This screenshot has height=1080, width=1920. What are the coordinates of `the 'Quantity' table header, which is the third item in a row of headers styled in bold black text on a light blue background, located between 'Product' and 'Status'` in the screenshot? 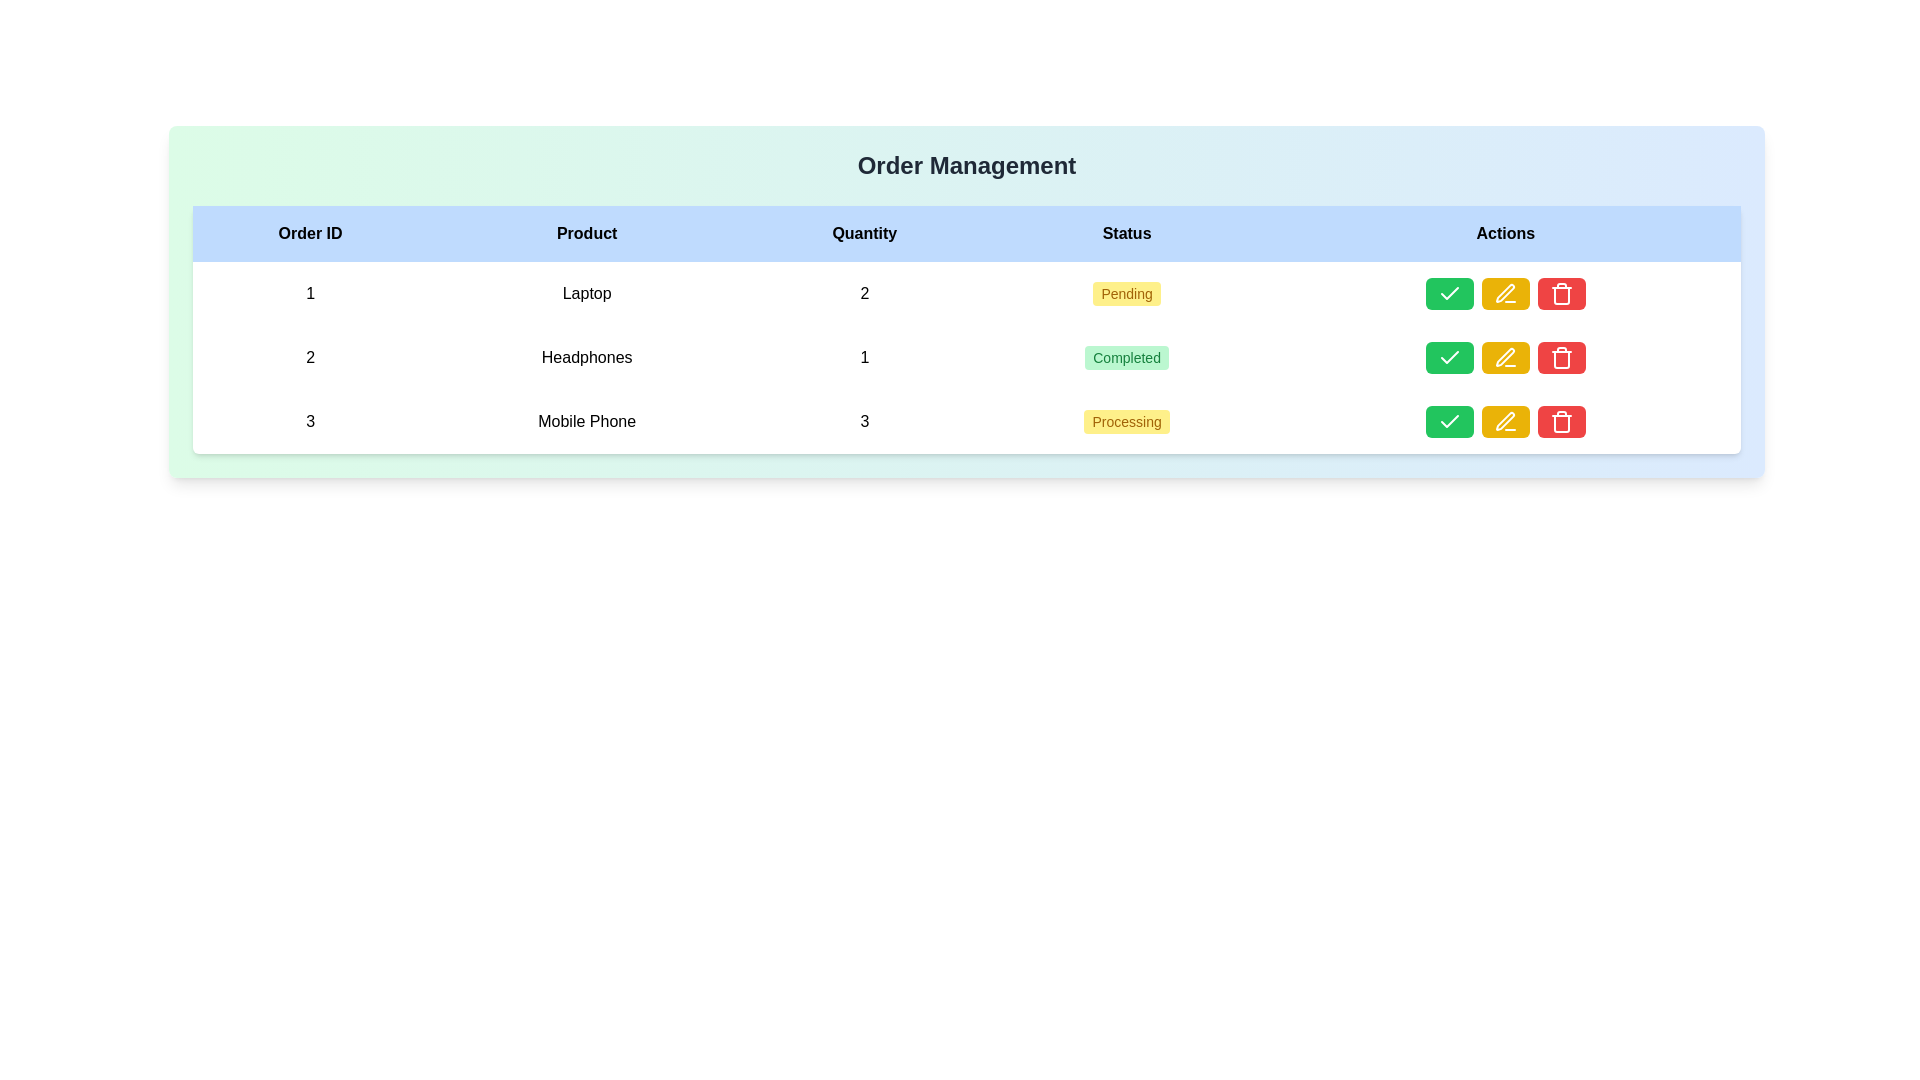 It's located at (864, 233).